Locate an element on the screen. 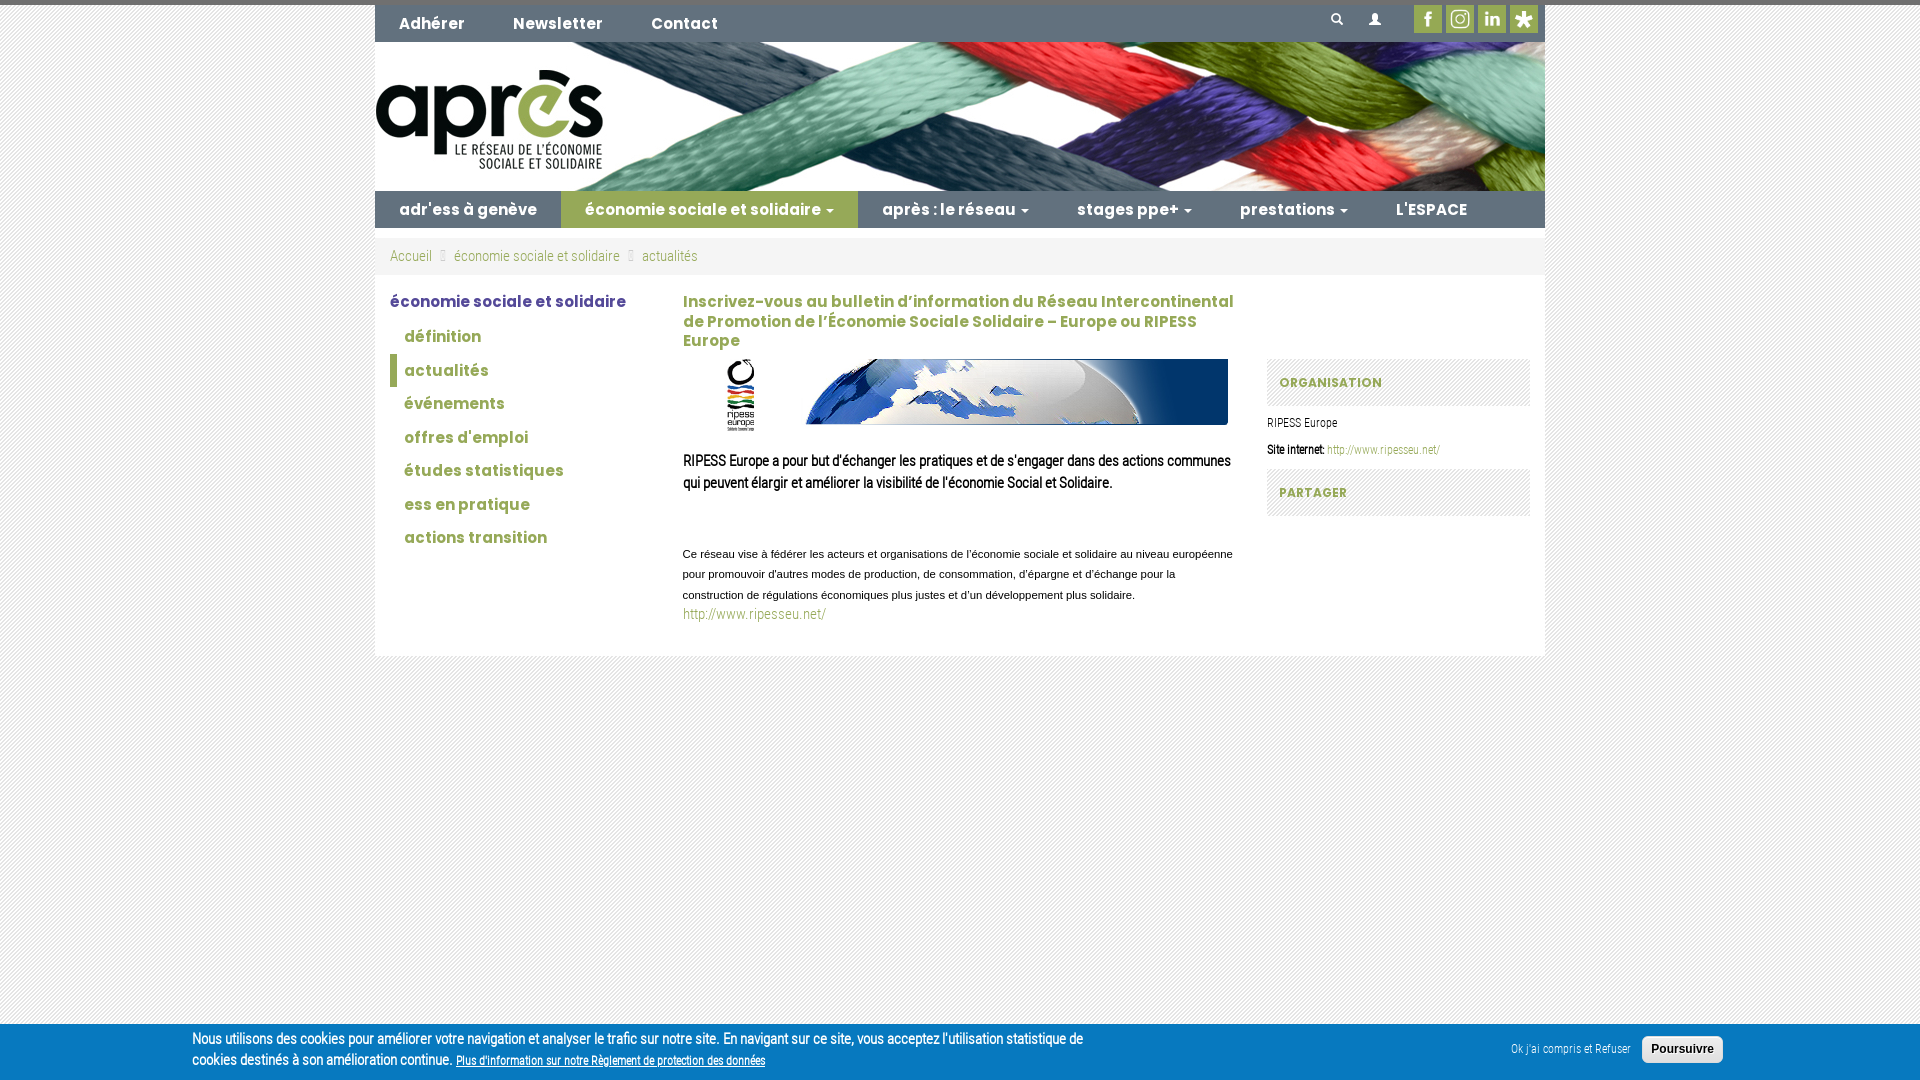 The height and width of the screenshot is (1080, 1920). 'Newsletter' is located at coordinates (557, 23).